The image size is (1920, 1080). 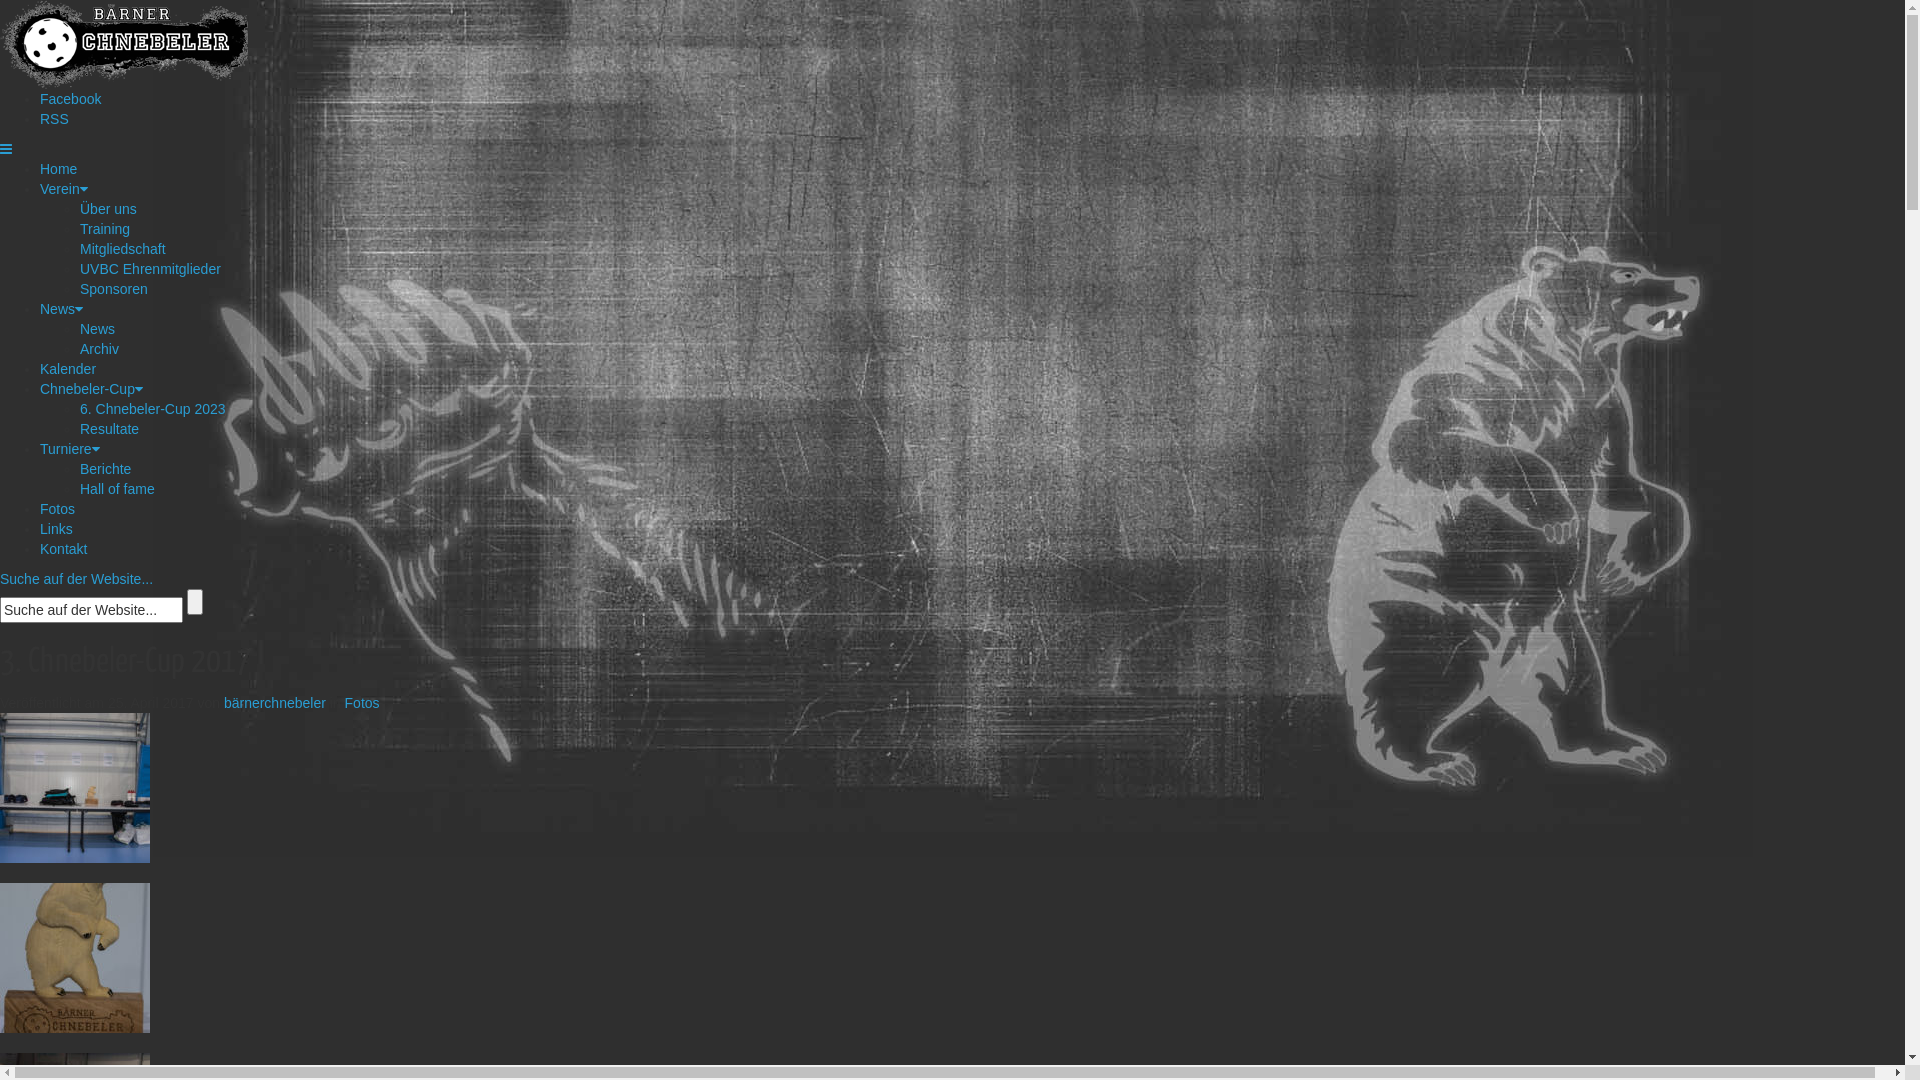 What do you see at coordinates (104, 227) in the screenshot?
I see `'Training'` at bounding box center [104, 227].